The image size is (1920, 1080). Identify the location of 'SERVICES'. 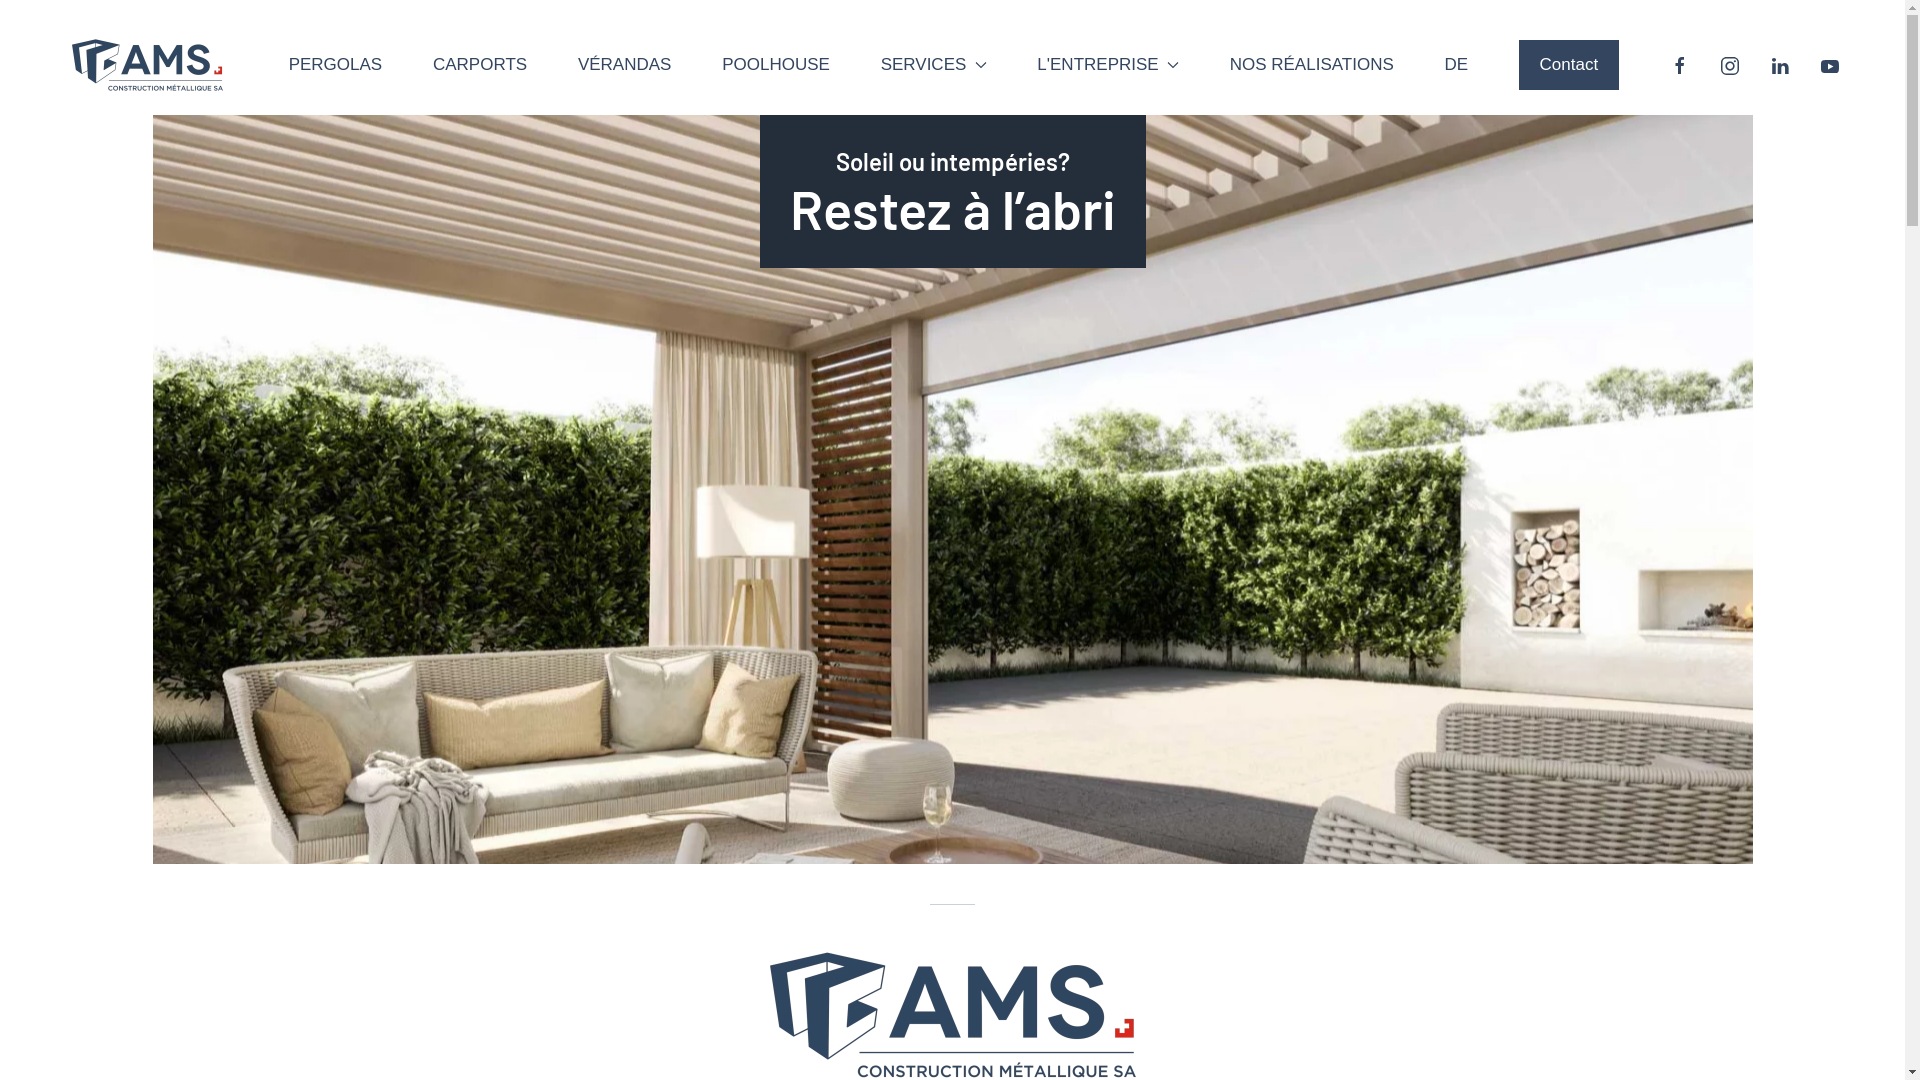
(933, 64).